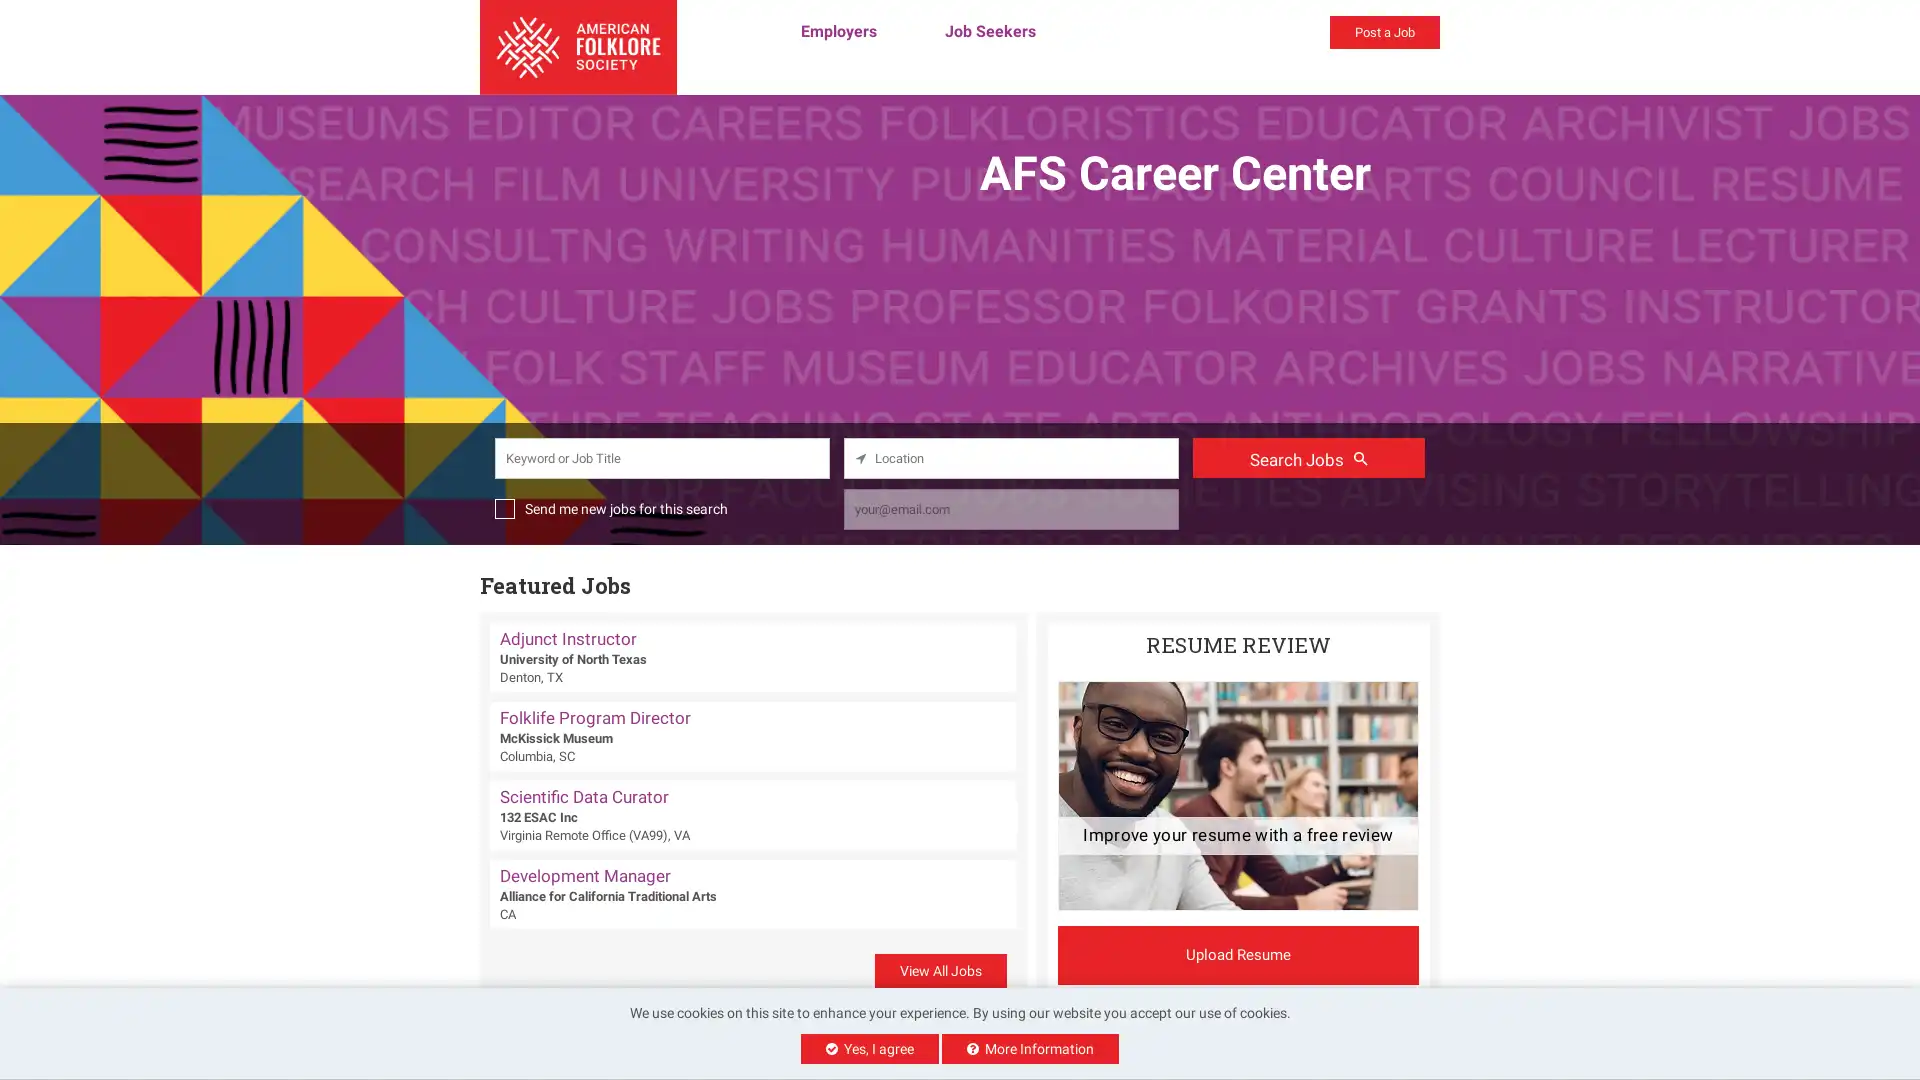 This screenshot has height=1080, width=1920. Describe the element at coordinates (1030, 1048) in the screenshot. I see `More Information` at that location.